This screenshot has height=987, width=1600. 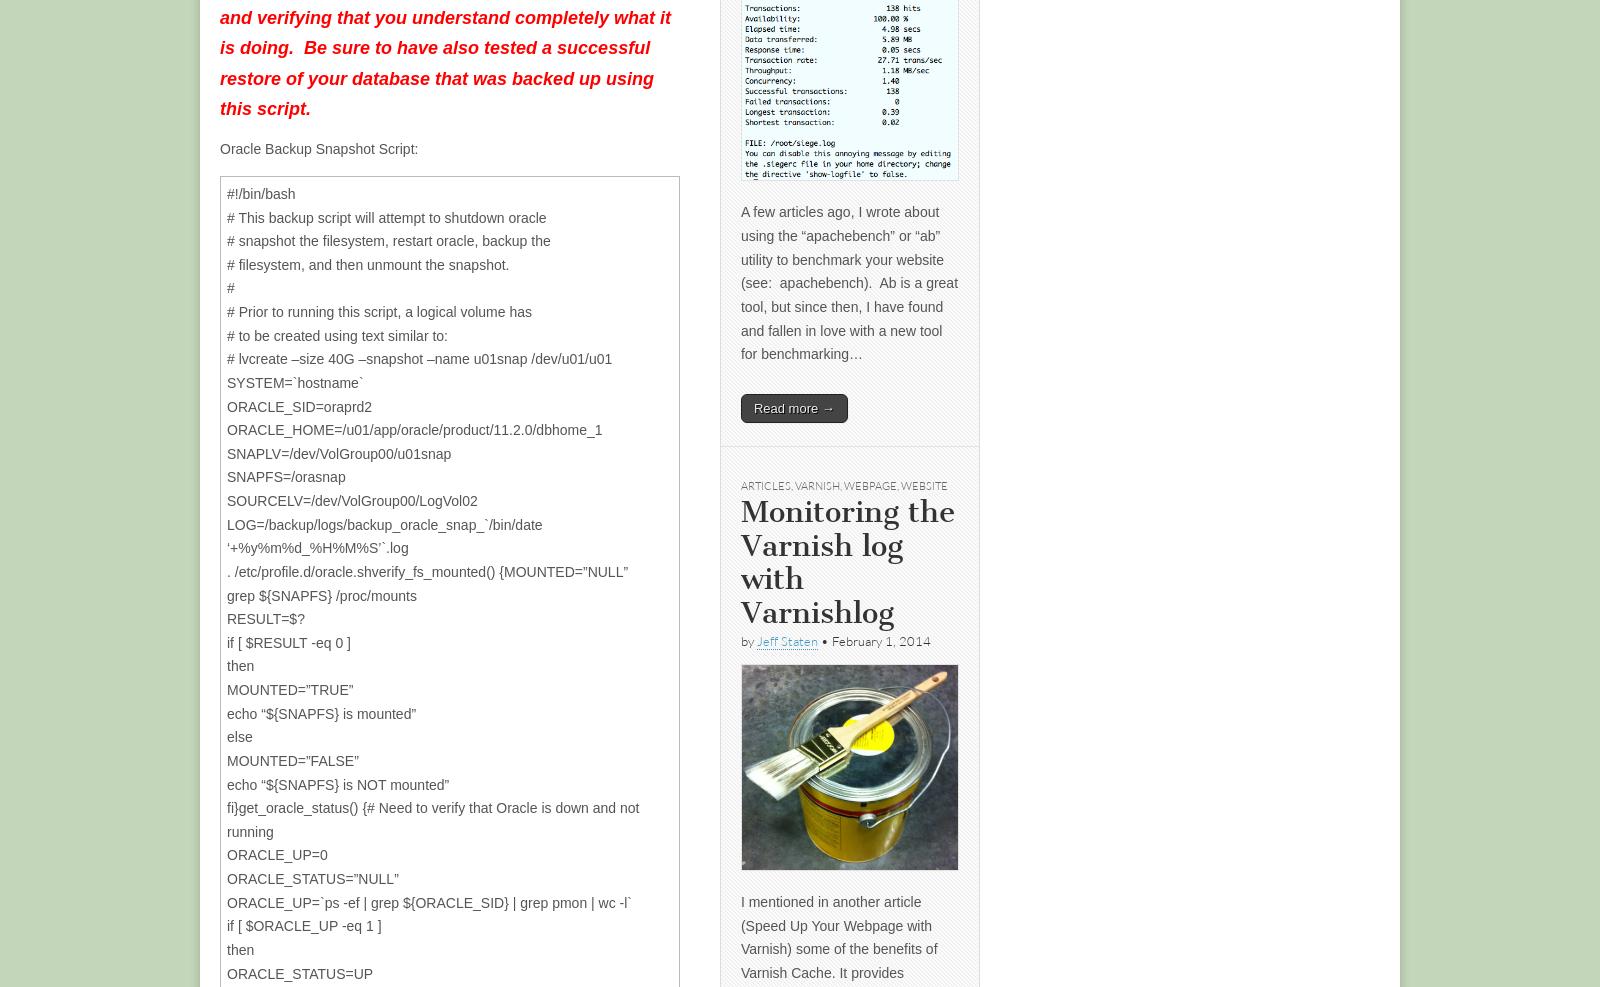 What do you see at coordinates (319, 148) in the screenshot?
I see `'Oracle Backup Snapshot Script:'` at bounding box center [319, 148].